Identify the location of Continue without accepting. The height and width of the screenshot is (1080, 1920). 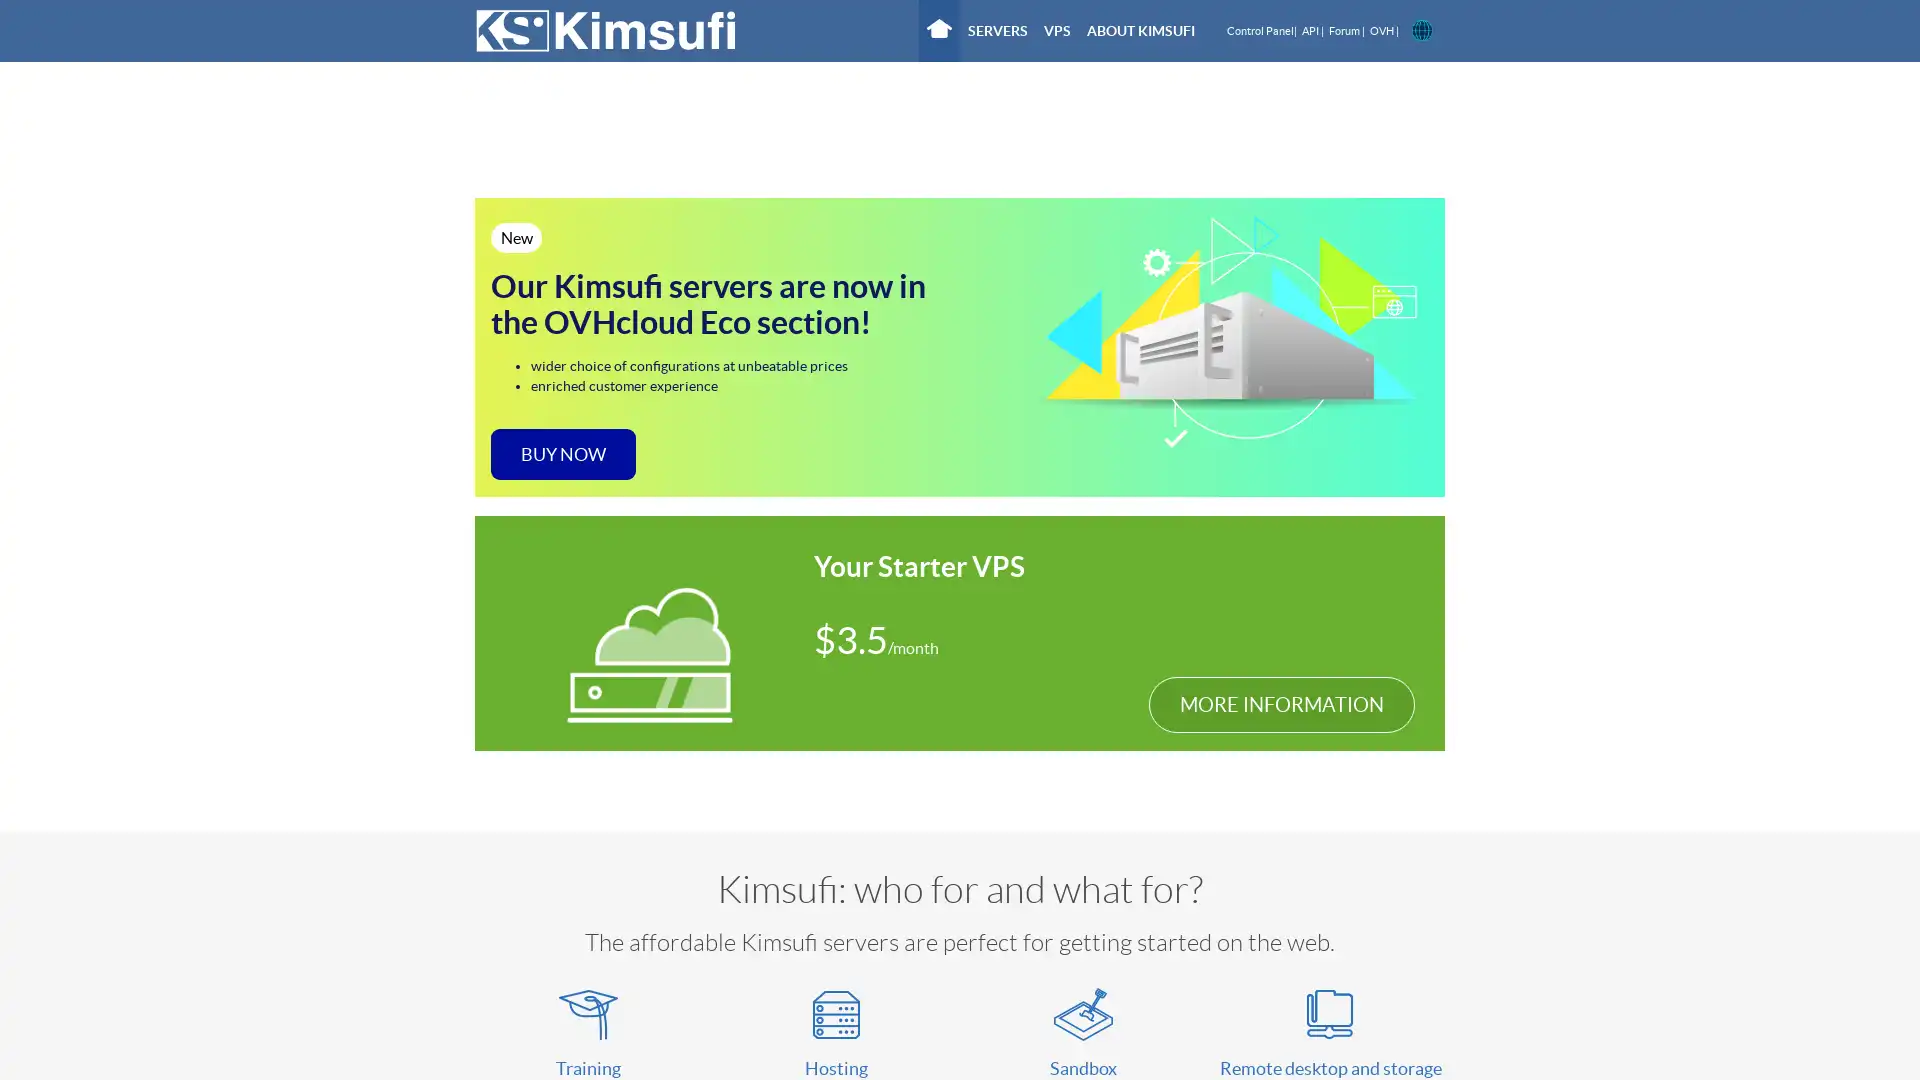
(670, 141).